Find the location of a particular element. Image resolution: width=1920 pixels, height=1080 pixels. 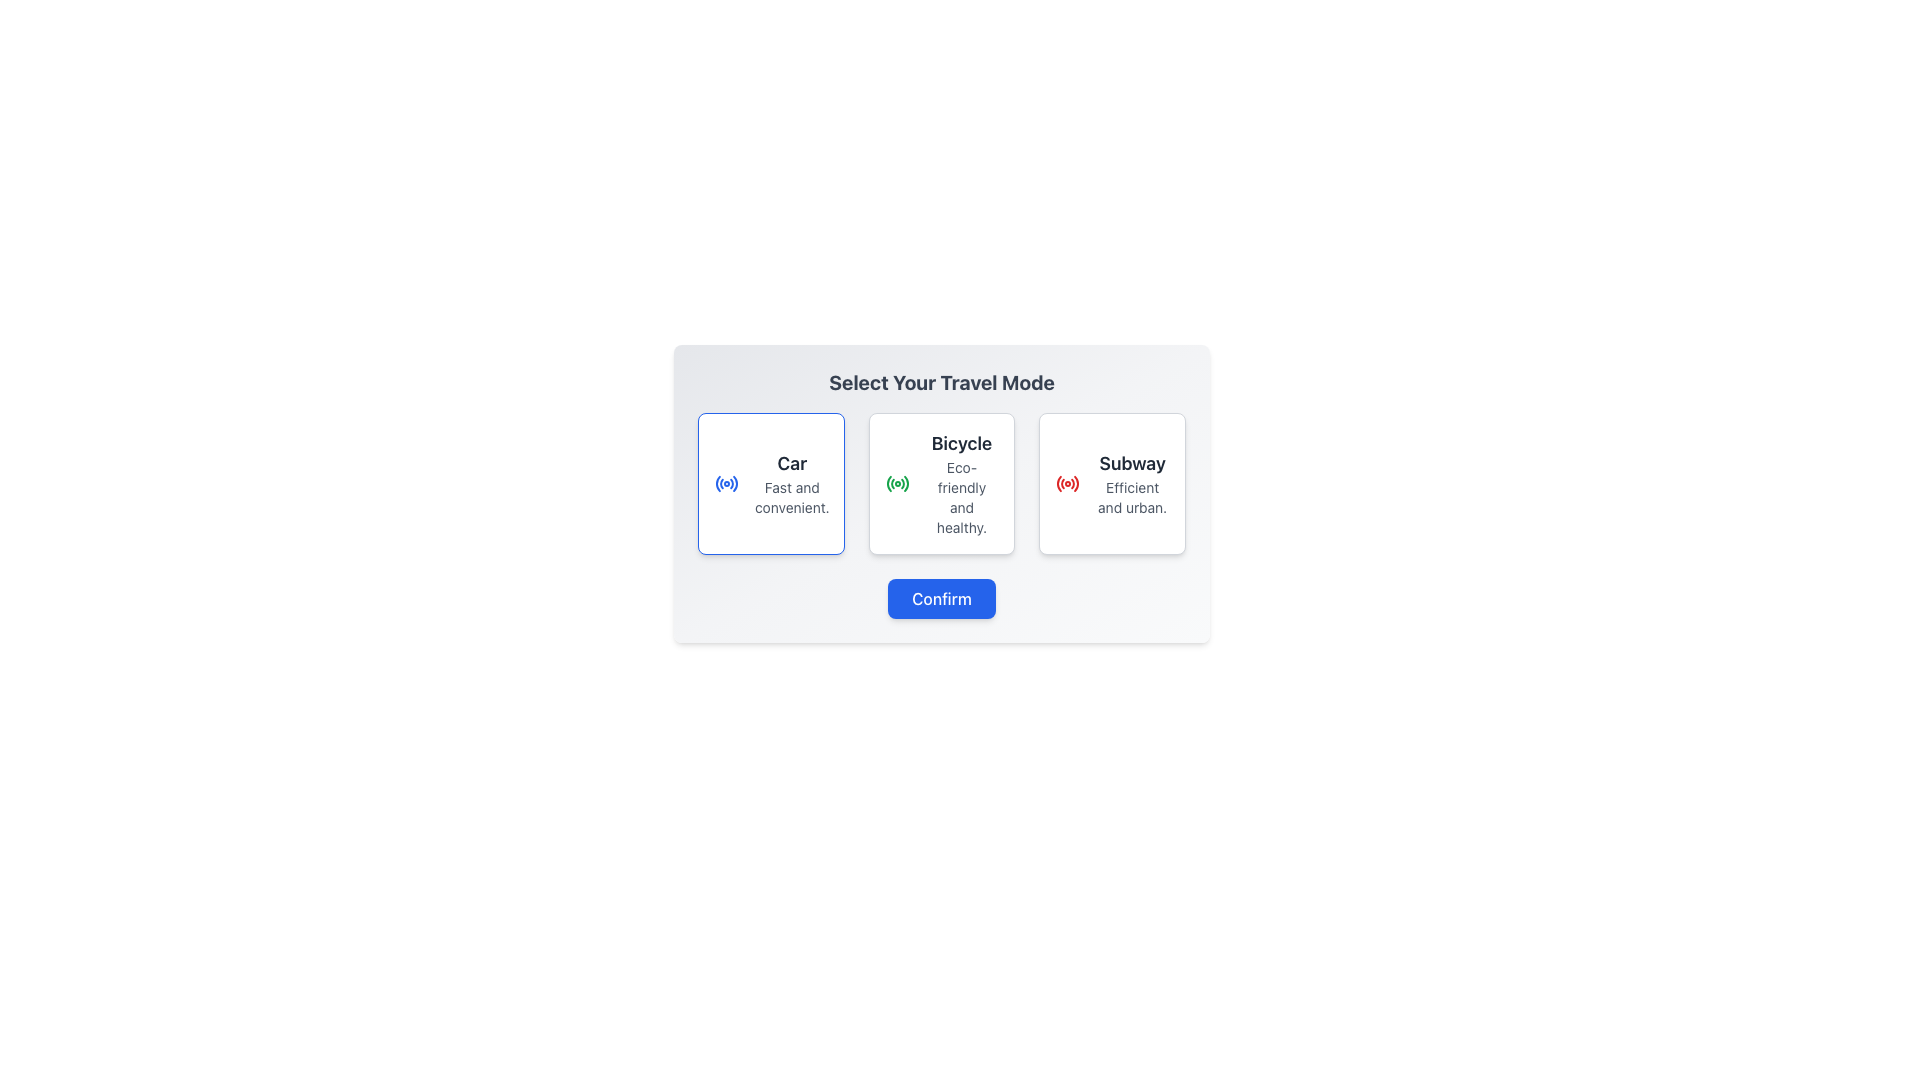

the second Selection Card in the travel mode options is located at coordinates (940, 483).